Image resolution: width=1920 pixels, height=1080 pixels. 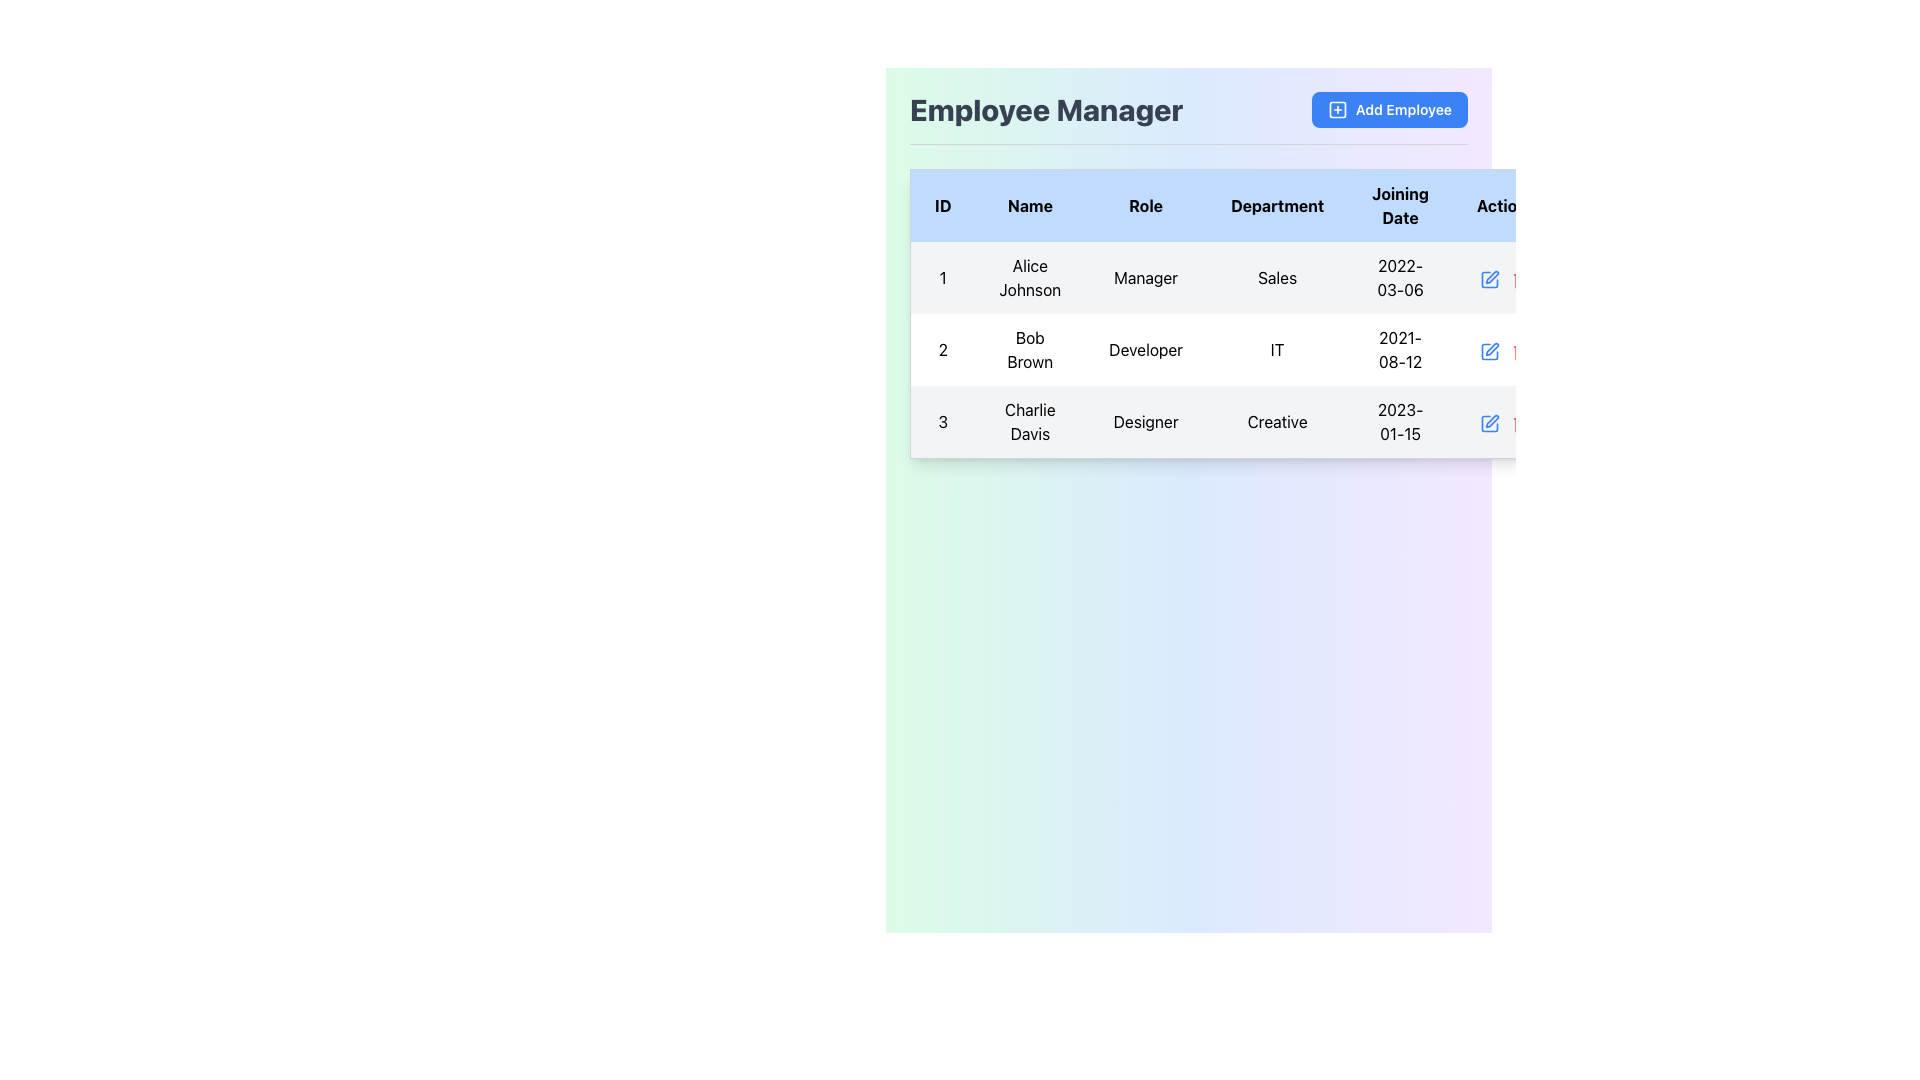 I want to click on text label displaying 'Designer' located in the third row of the 'Role' column in the table for 'Charlie Davis', so click(x=1146, y=421).